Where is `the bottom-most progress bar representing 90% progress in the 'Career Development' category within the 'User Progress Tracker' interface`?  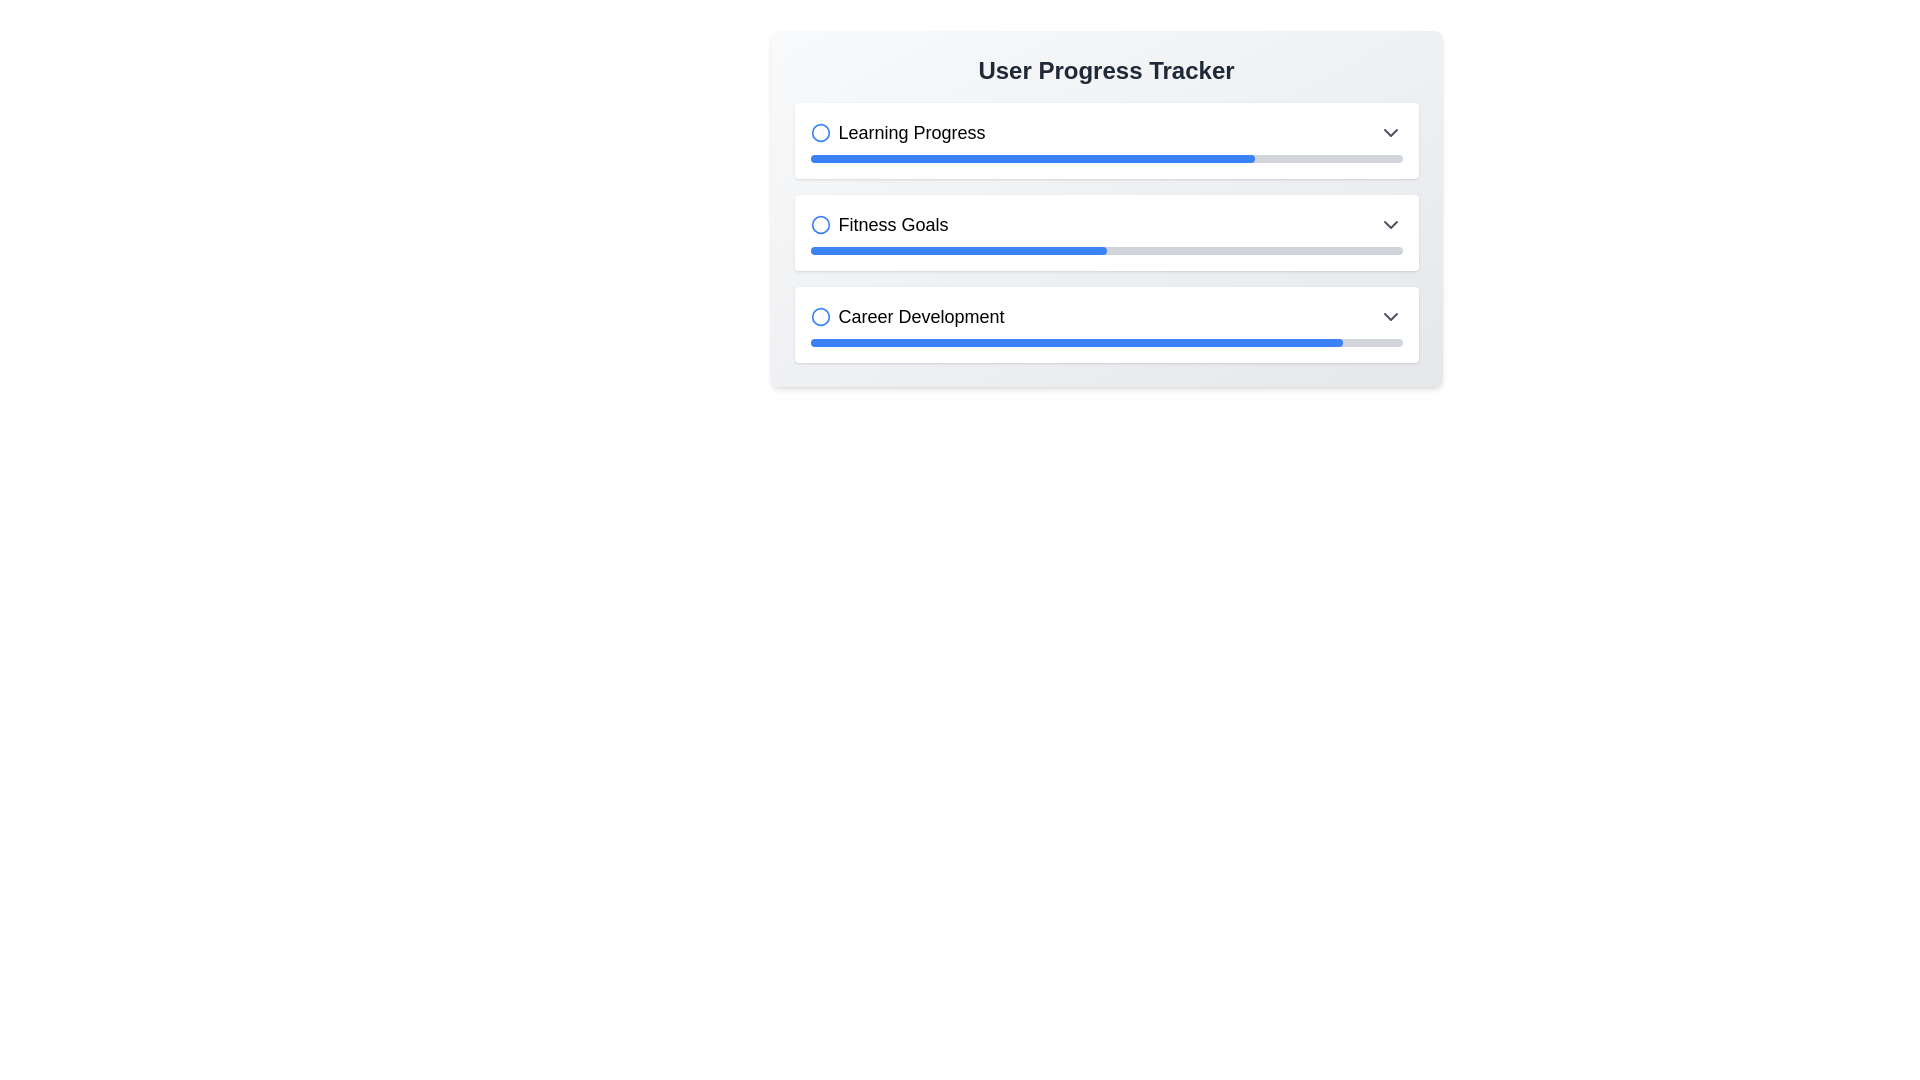 the bottom-most progress bar representing 90% progress in the 'Career Development' category within the 'User Progress Tracker' interface is located at coordinates (1075, 342).